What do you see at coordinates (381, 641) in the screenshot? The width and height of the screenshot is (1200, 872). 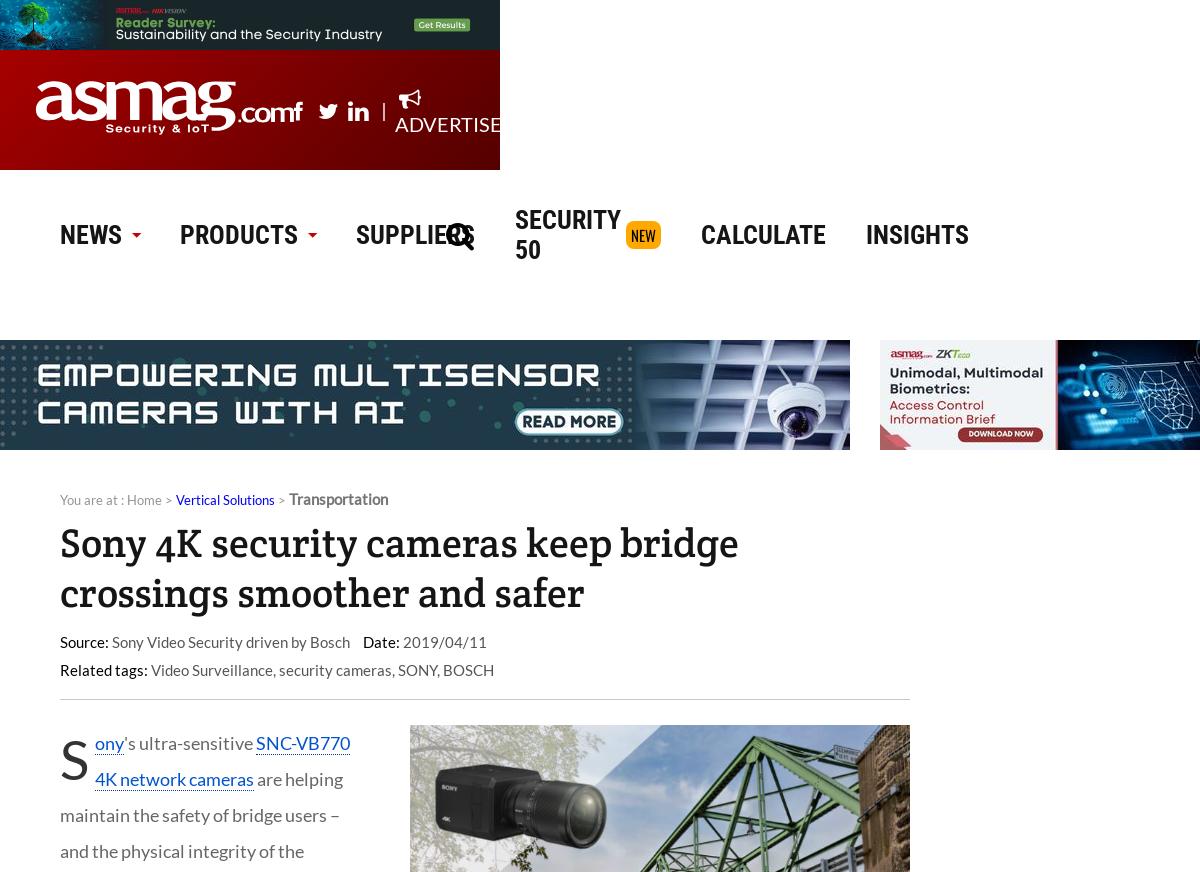 I see `'Date:'` at bounding box center [381, 641].